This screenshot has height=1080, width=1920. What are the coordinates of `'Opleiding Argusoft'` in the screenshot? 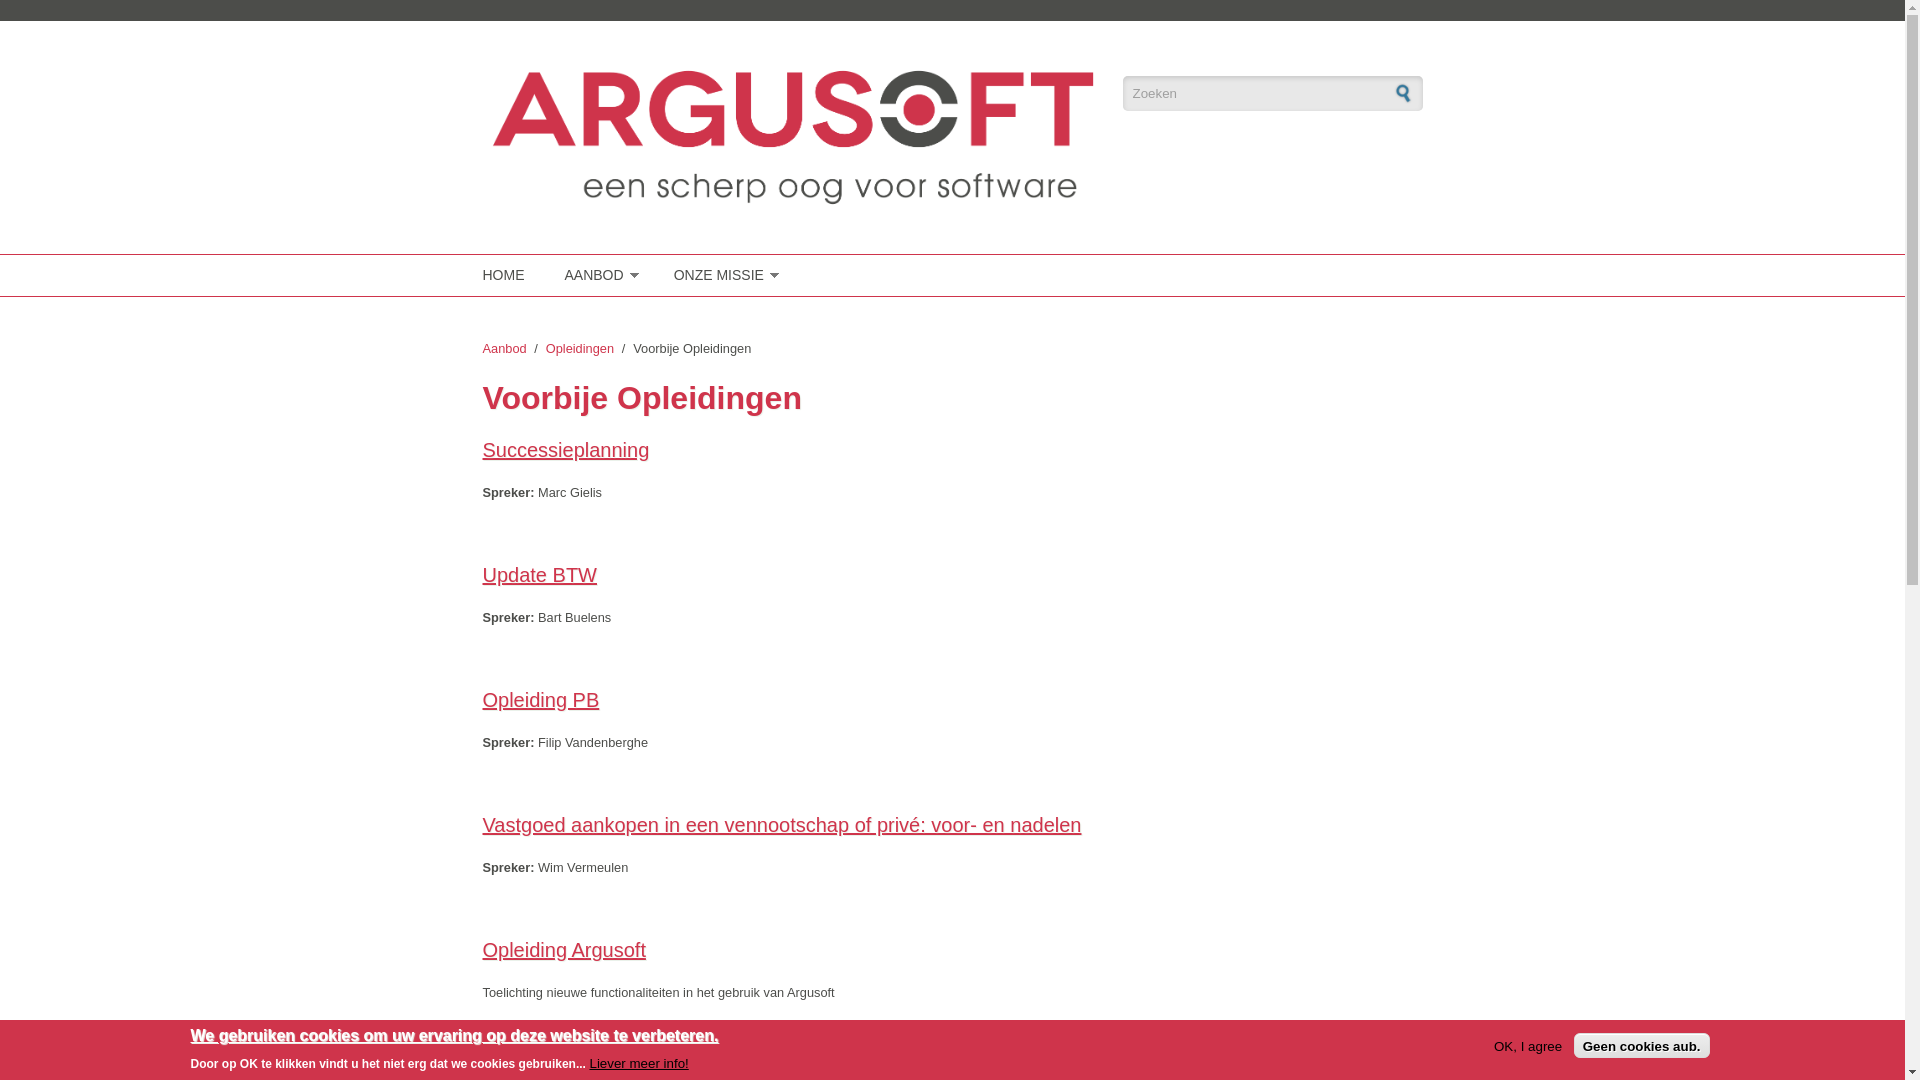 It's located at (562, 948).